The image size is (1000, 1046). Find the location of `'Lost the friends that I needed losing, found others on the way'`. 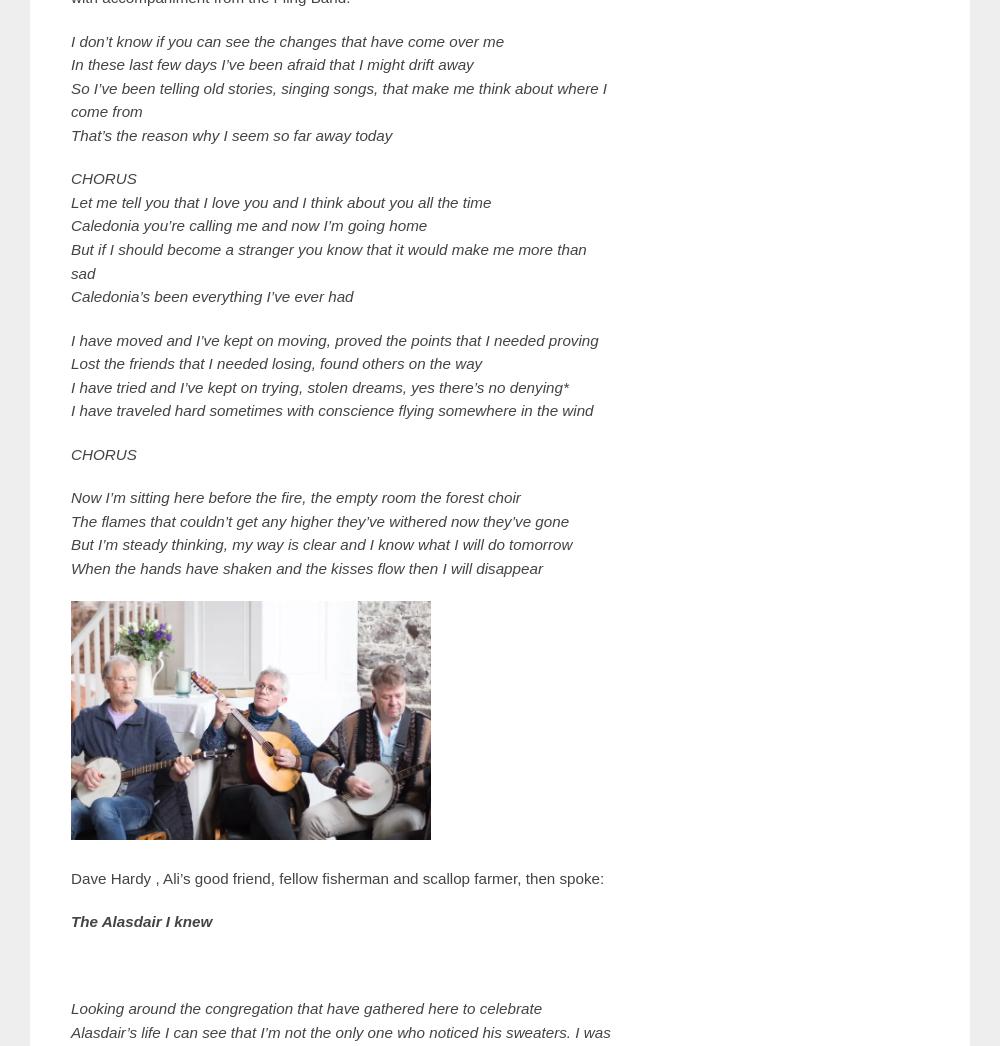

'Lost the friends that I needed losing, found others on the way' is located at coordinates (70, 362).